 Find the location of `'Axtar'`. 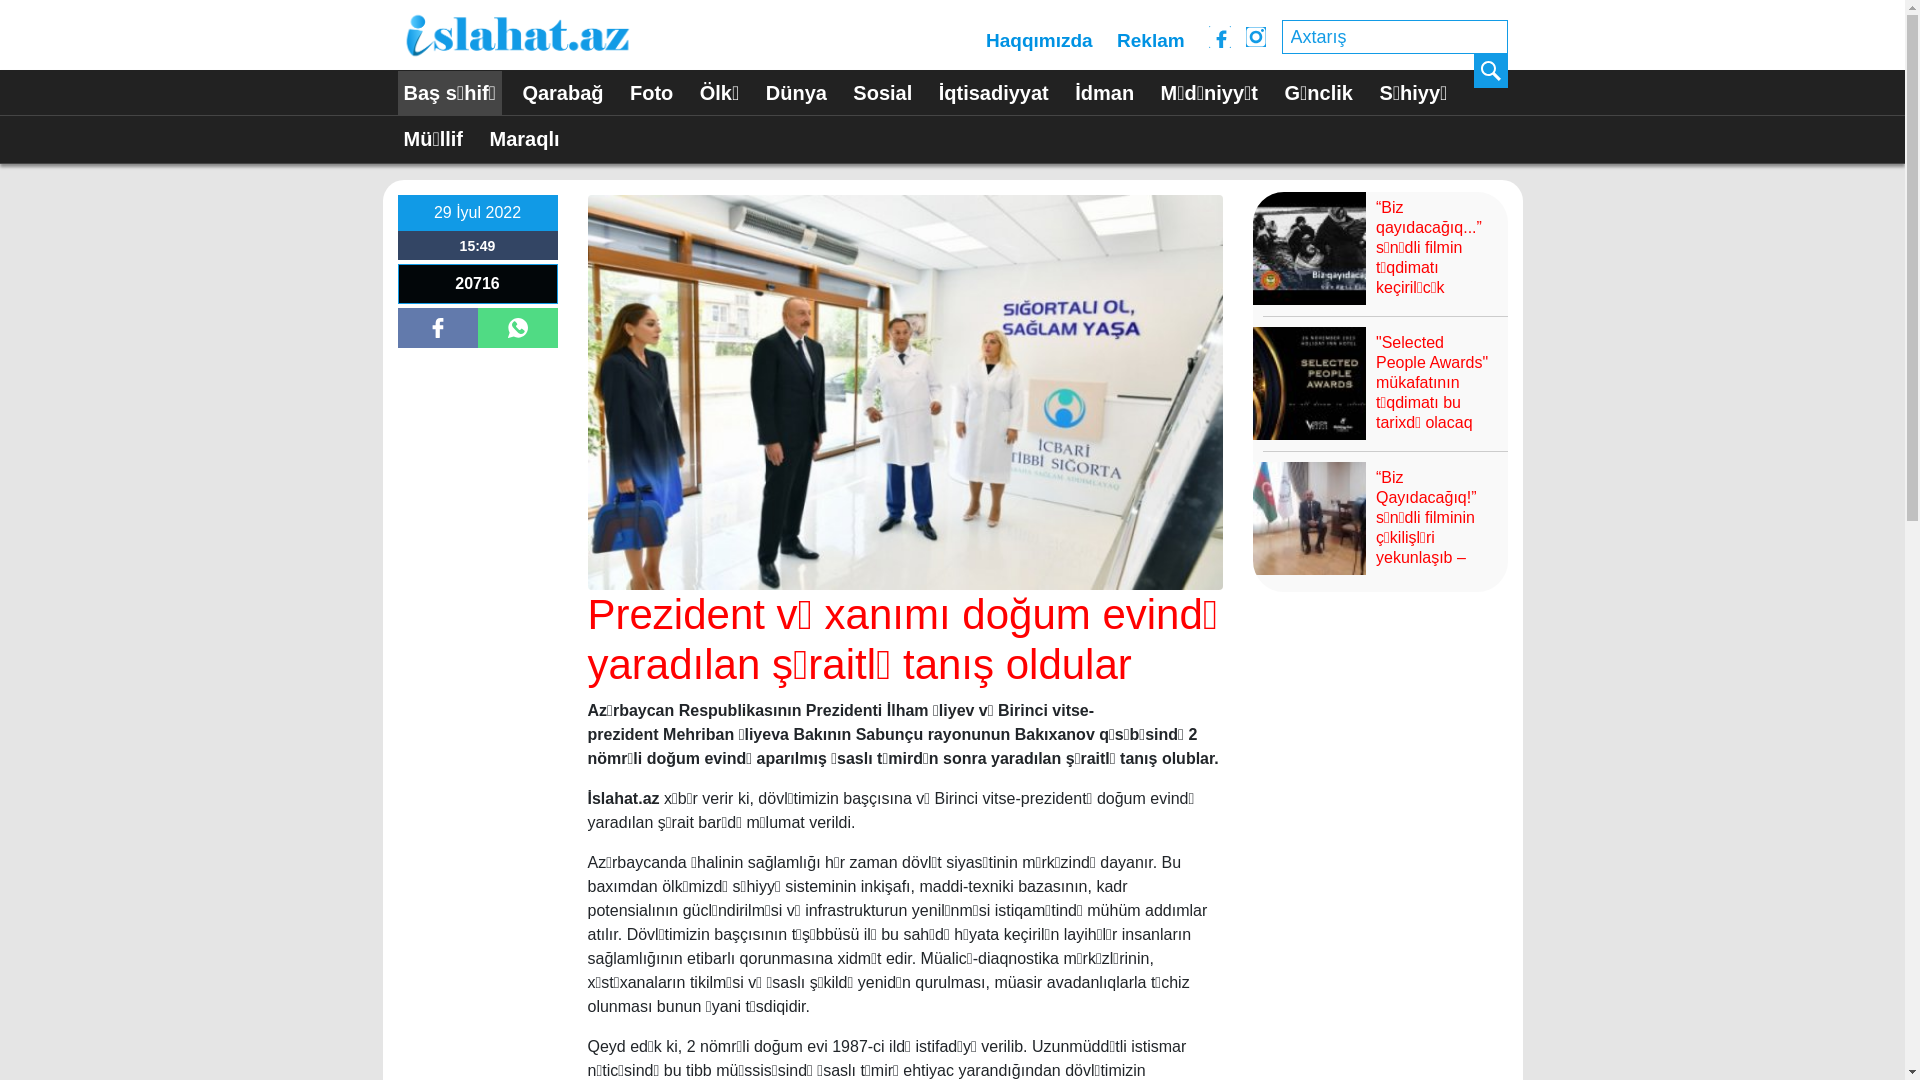

'Axtar' is located at coordinates (1491, 69).